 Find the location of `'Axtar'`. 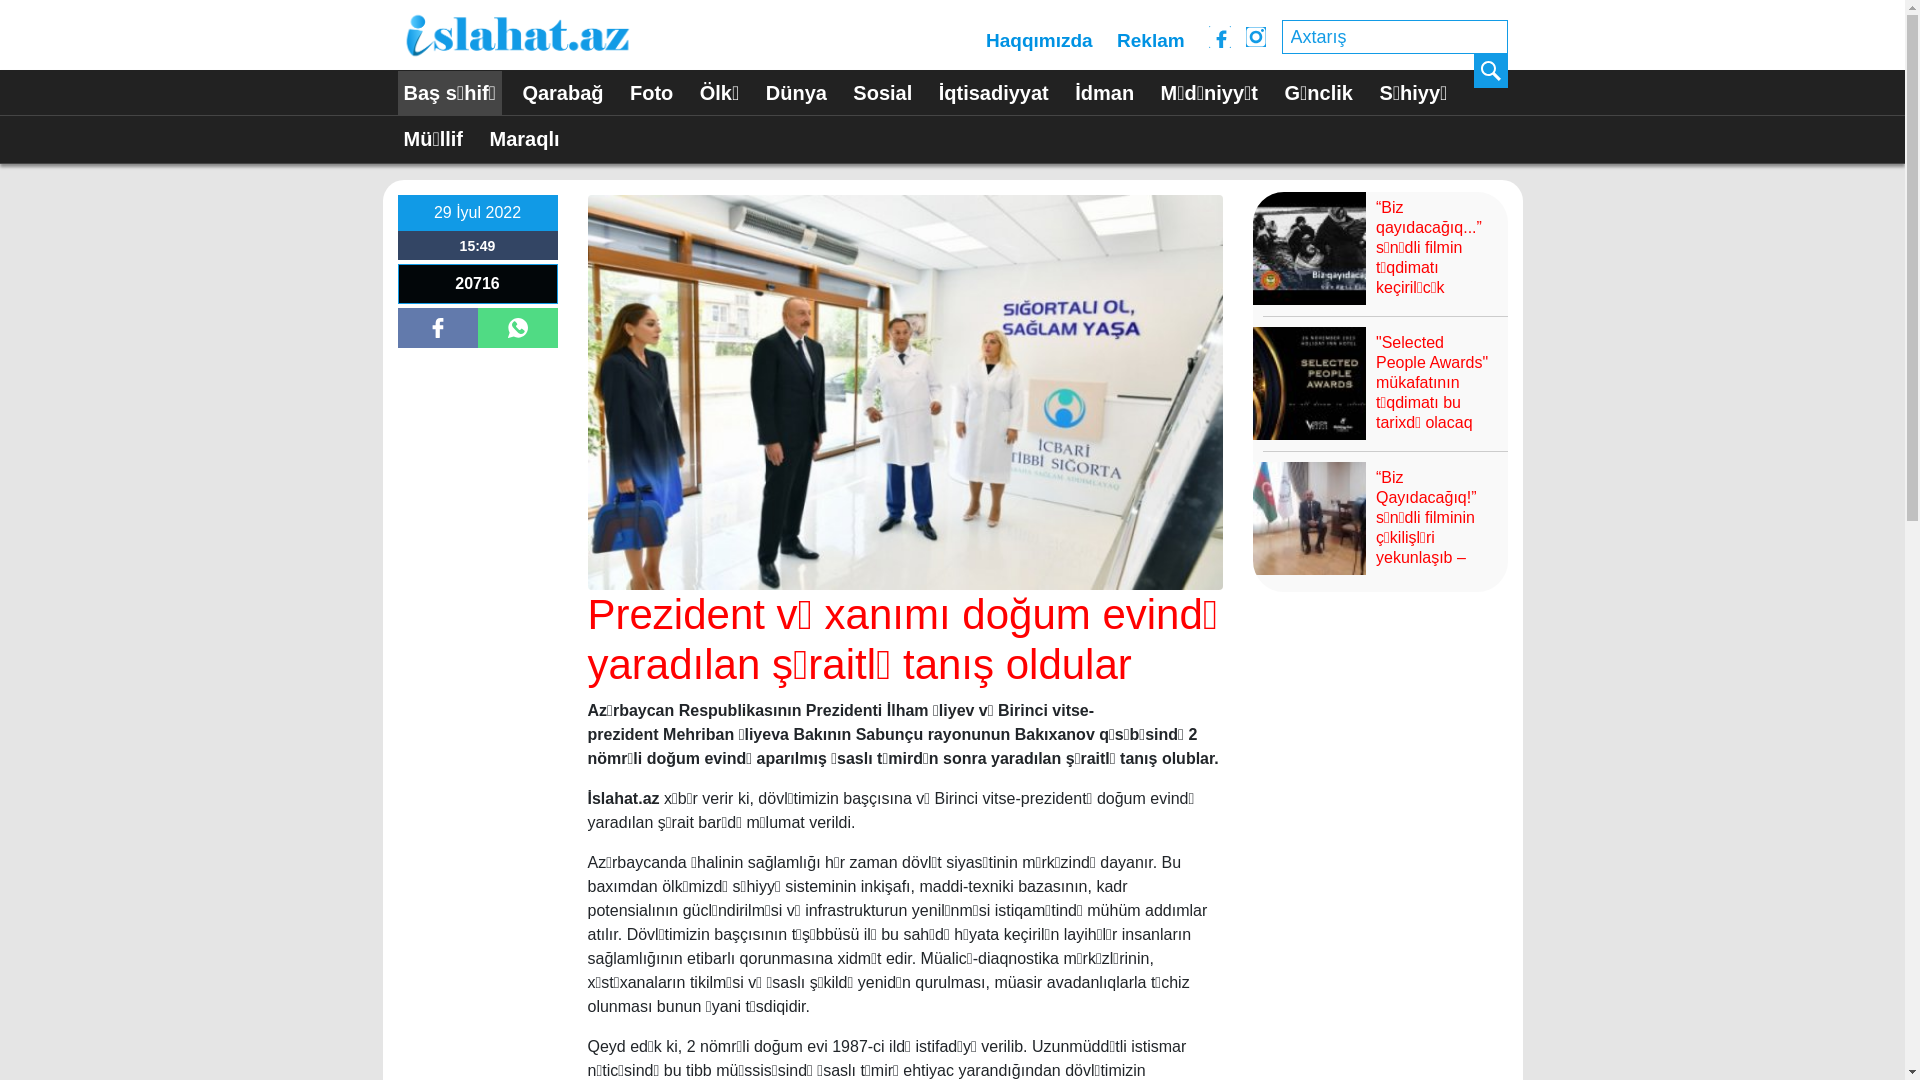

'Axtar' is located at coordinates (1491, 69).